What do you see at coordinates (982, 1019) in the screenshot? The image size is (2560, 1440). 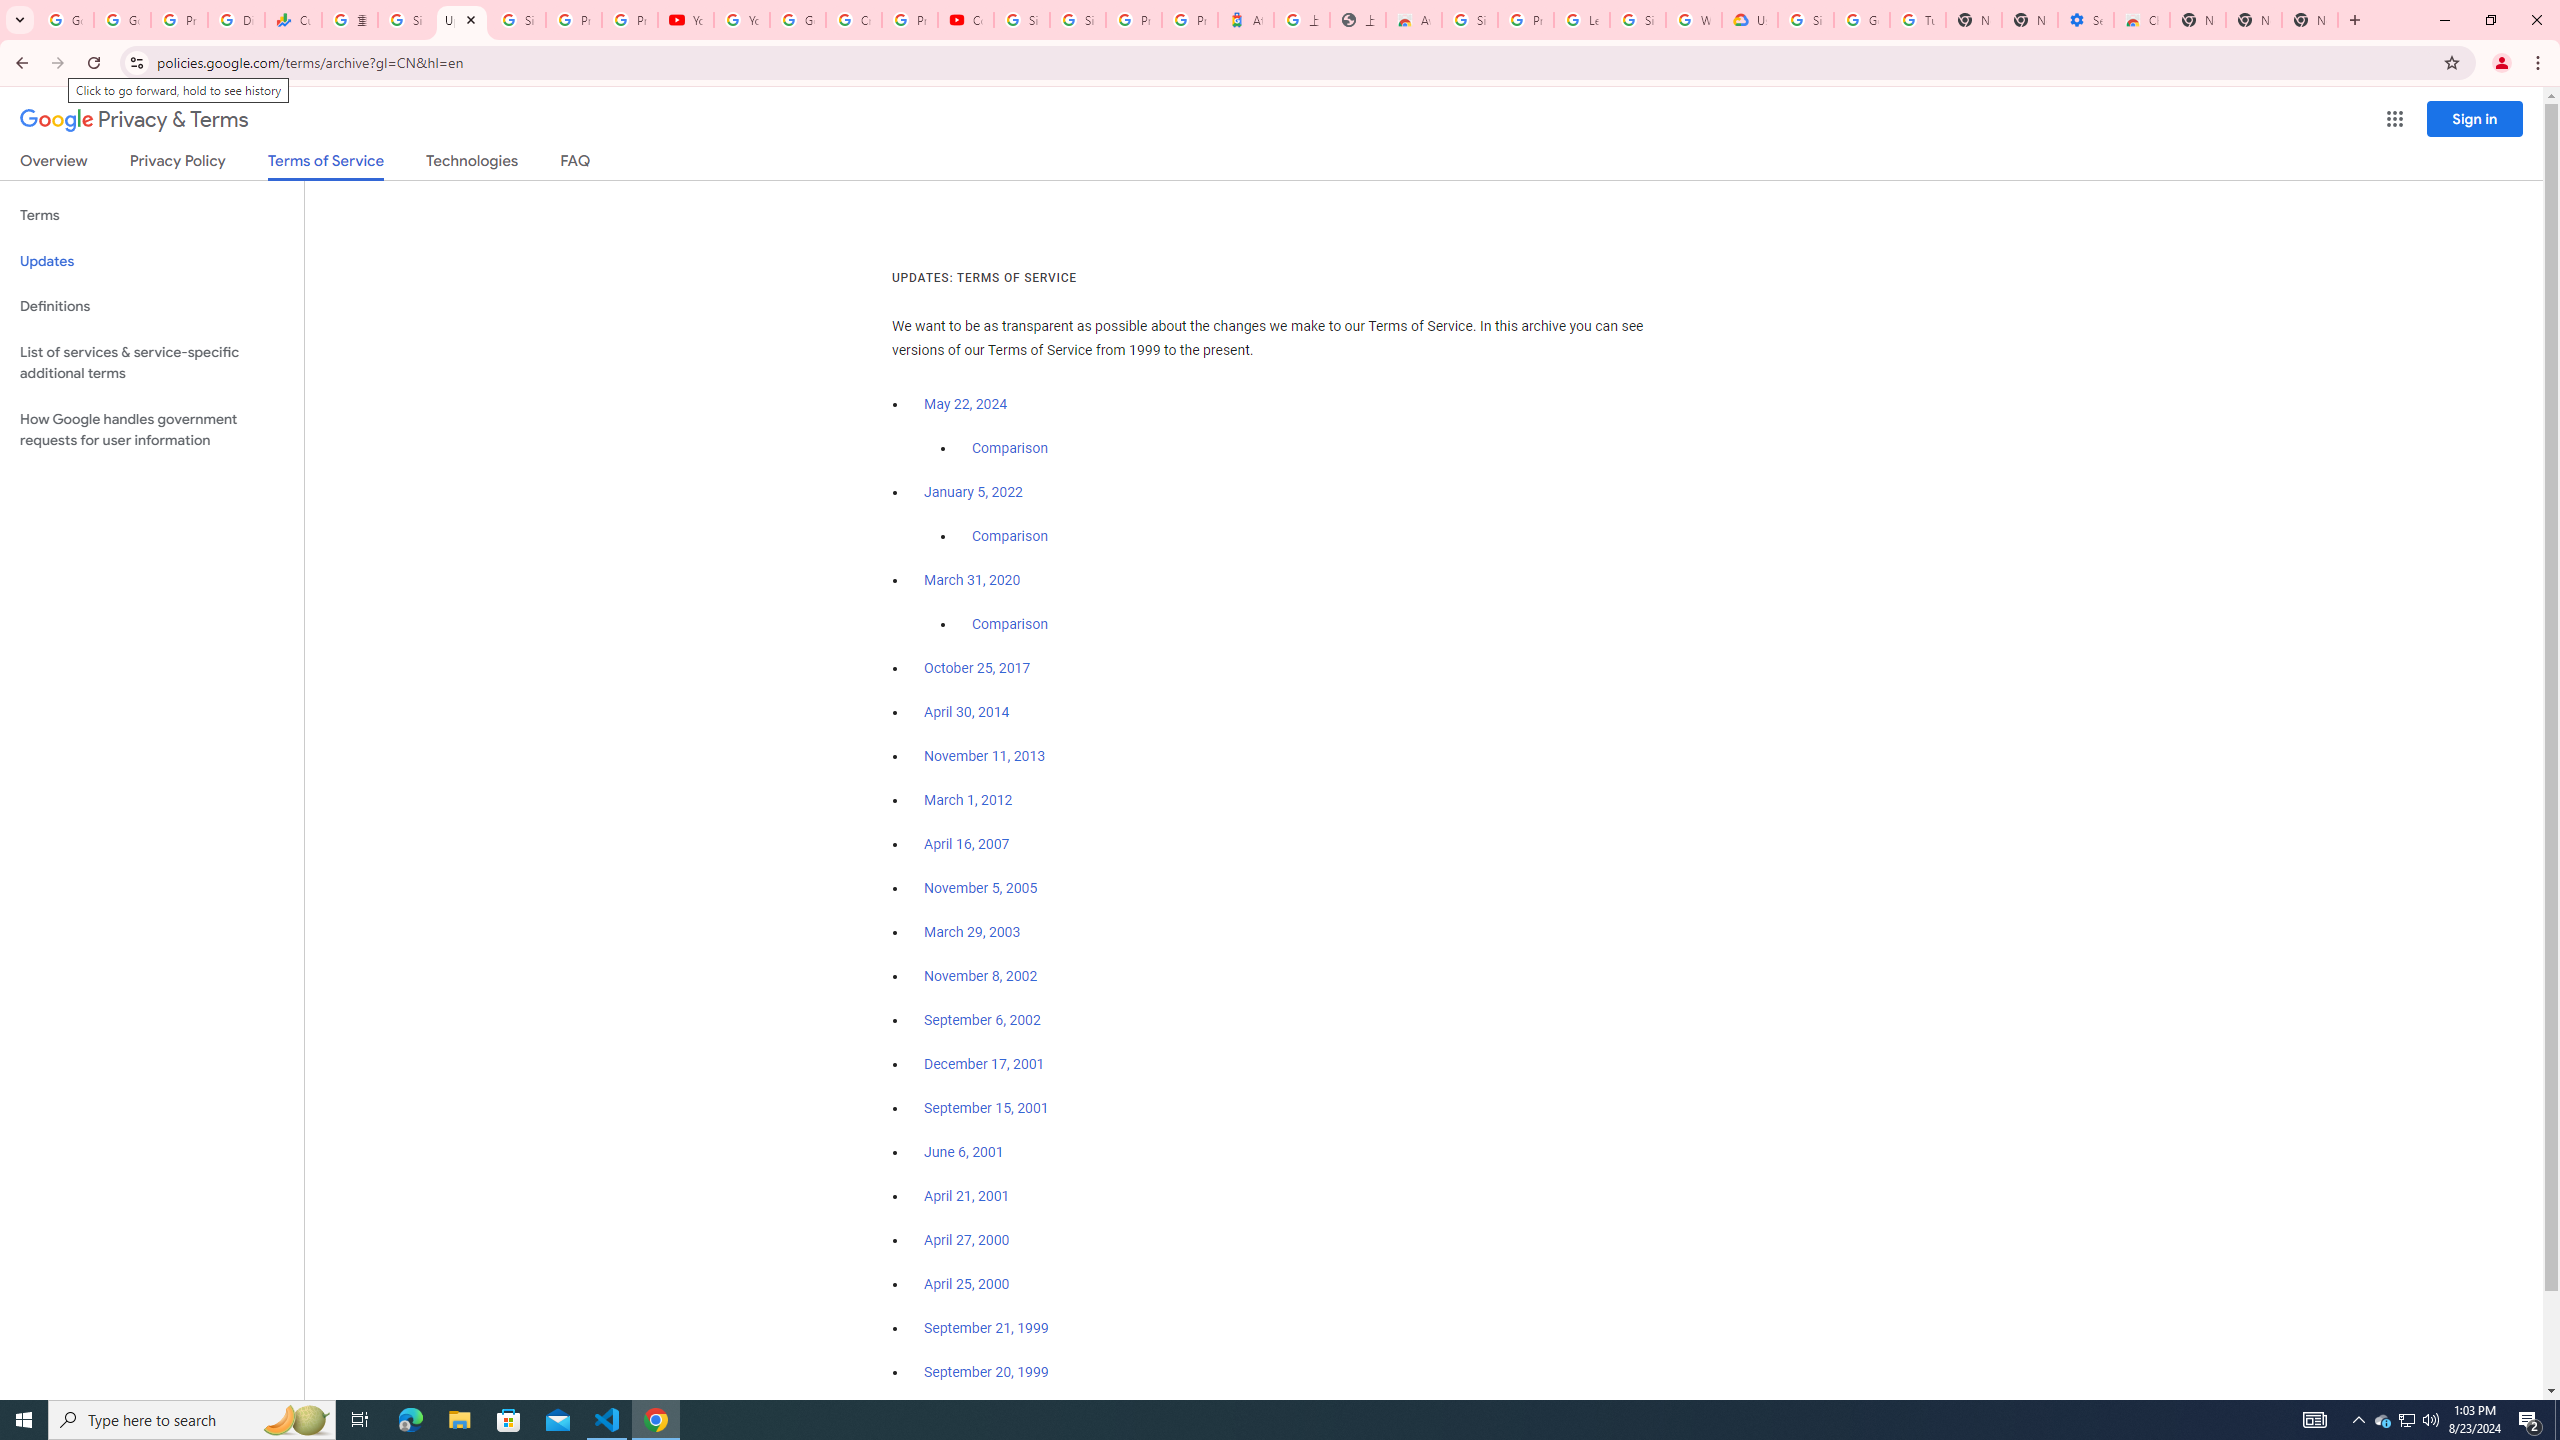 I see `'September 6, 2002'` at bounding box center [982, 1019].